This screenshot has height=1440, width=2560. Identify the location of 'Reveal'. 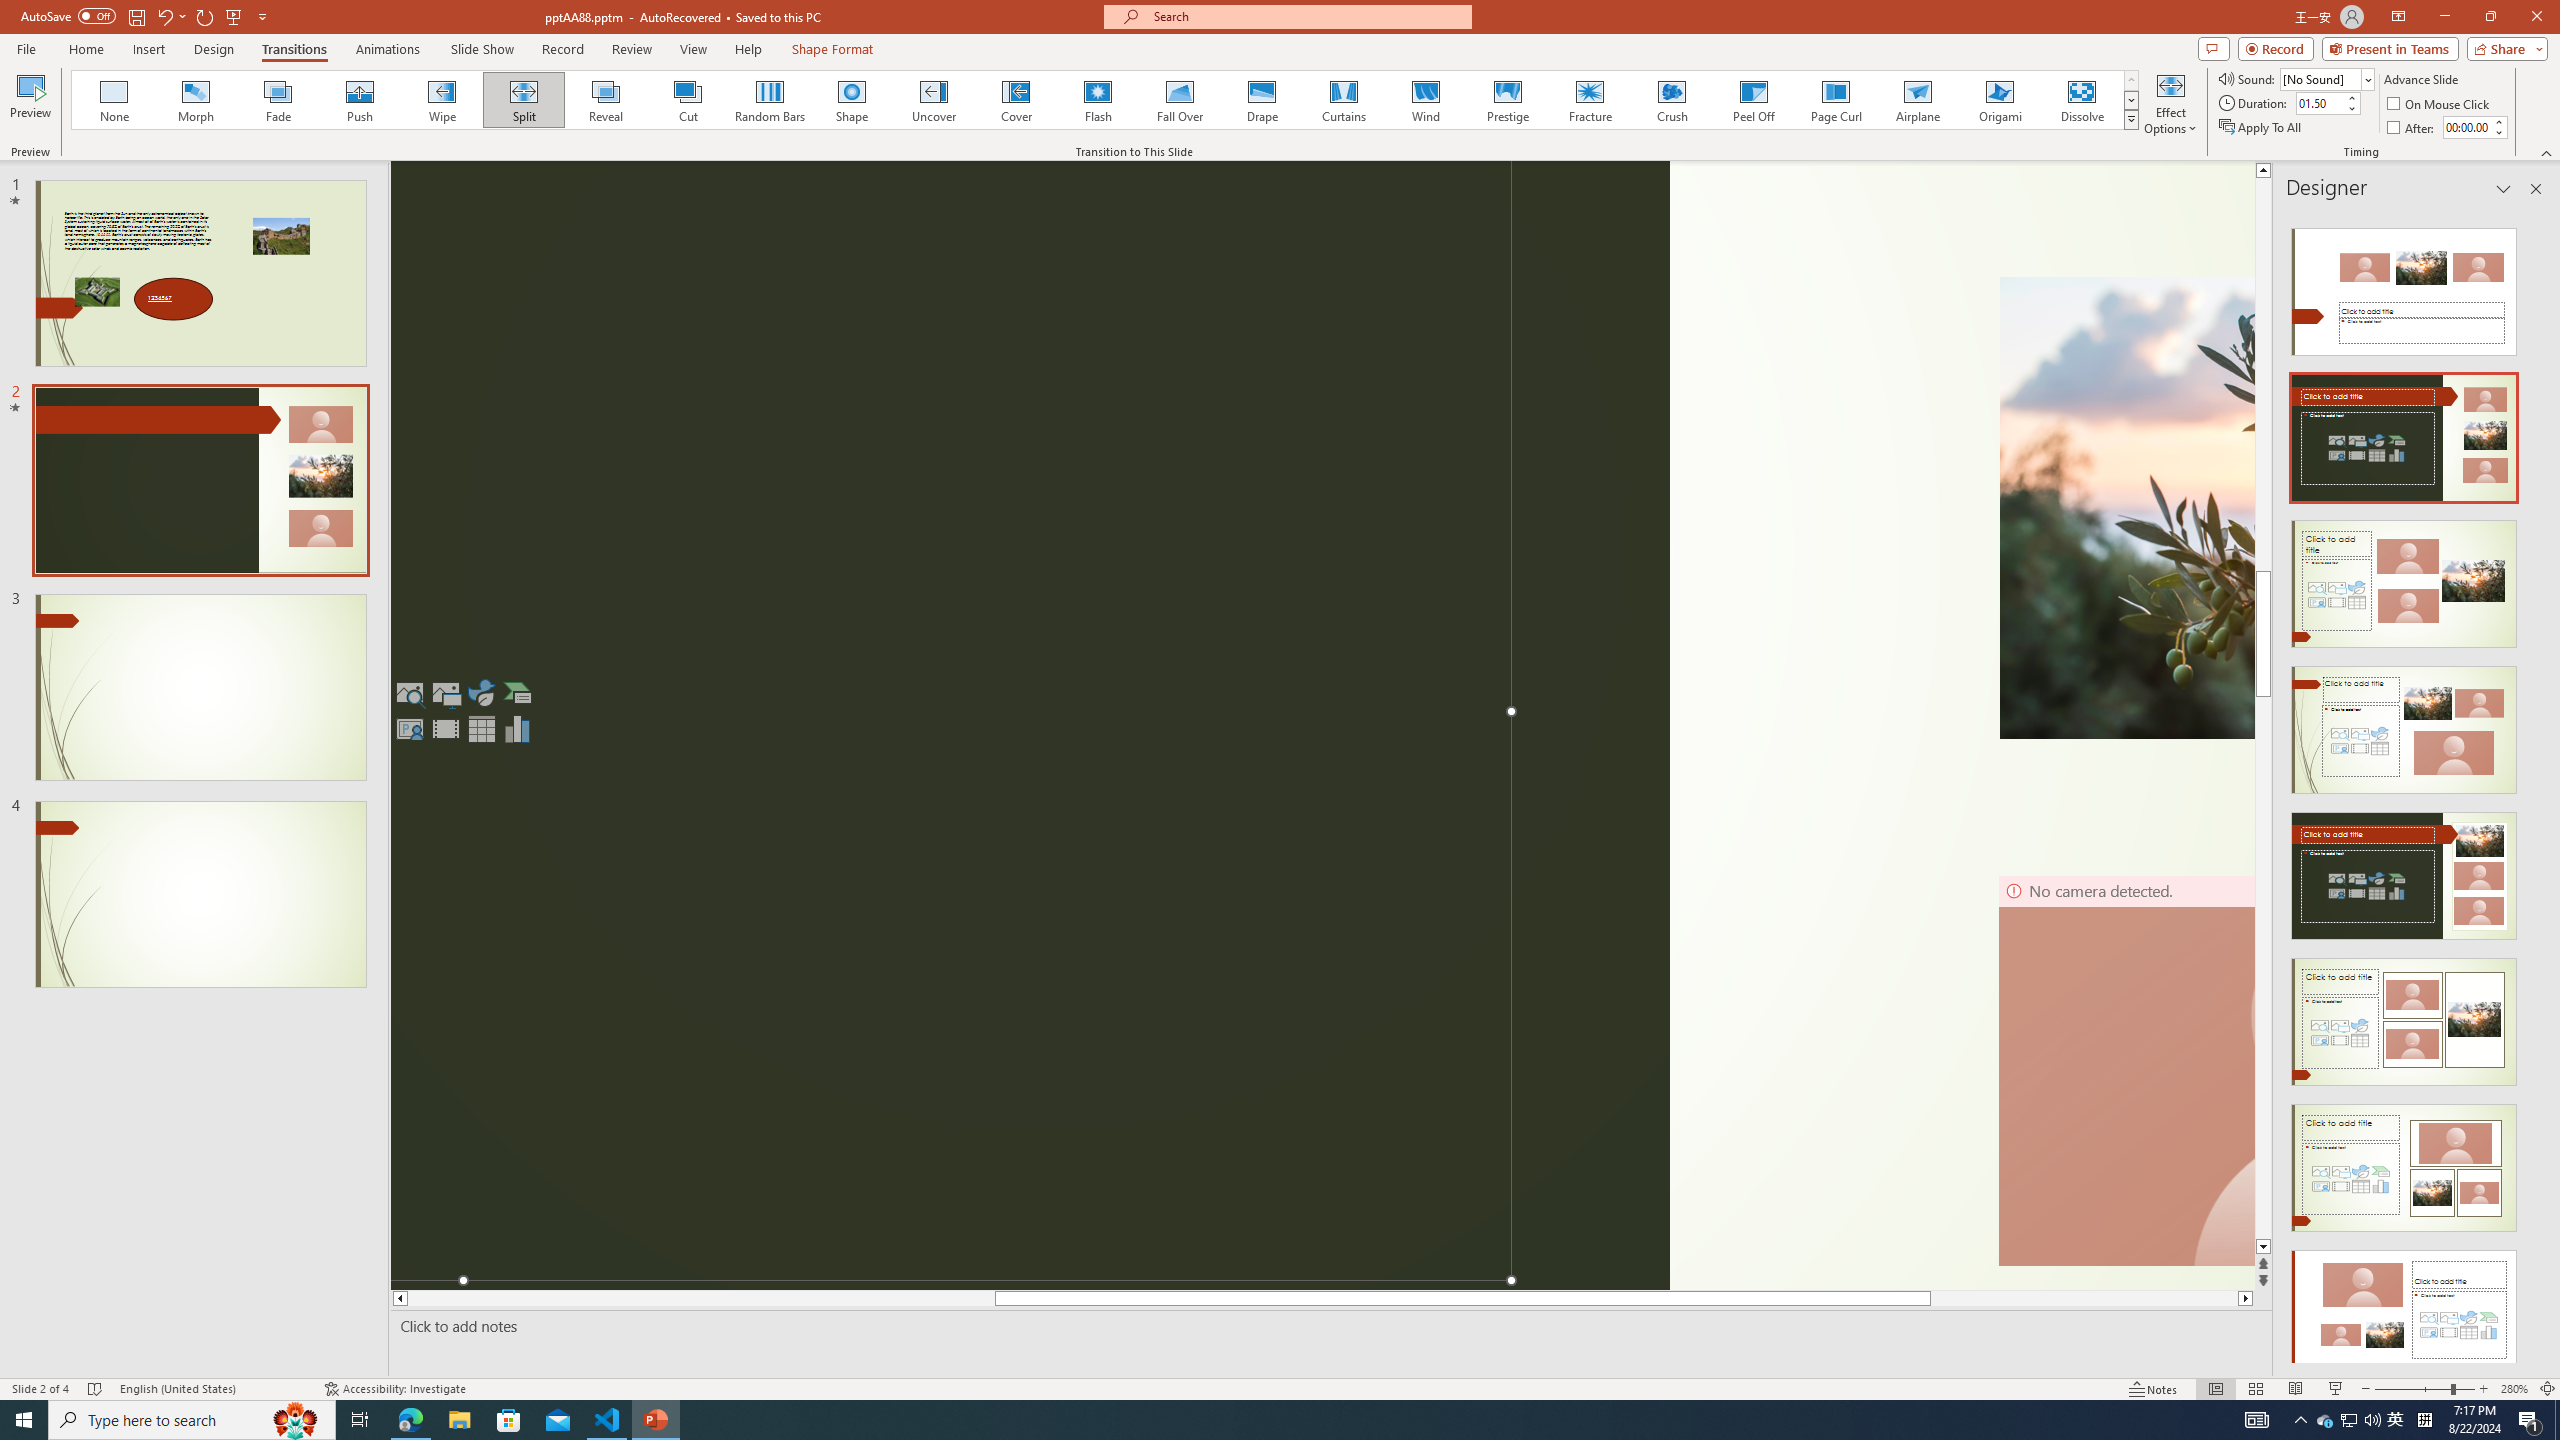
(606, 99).